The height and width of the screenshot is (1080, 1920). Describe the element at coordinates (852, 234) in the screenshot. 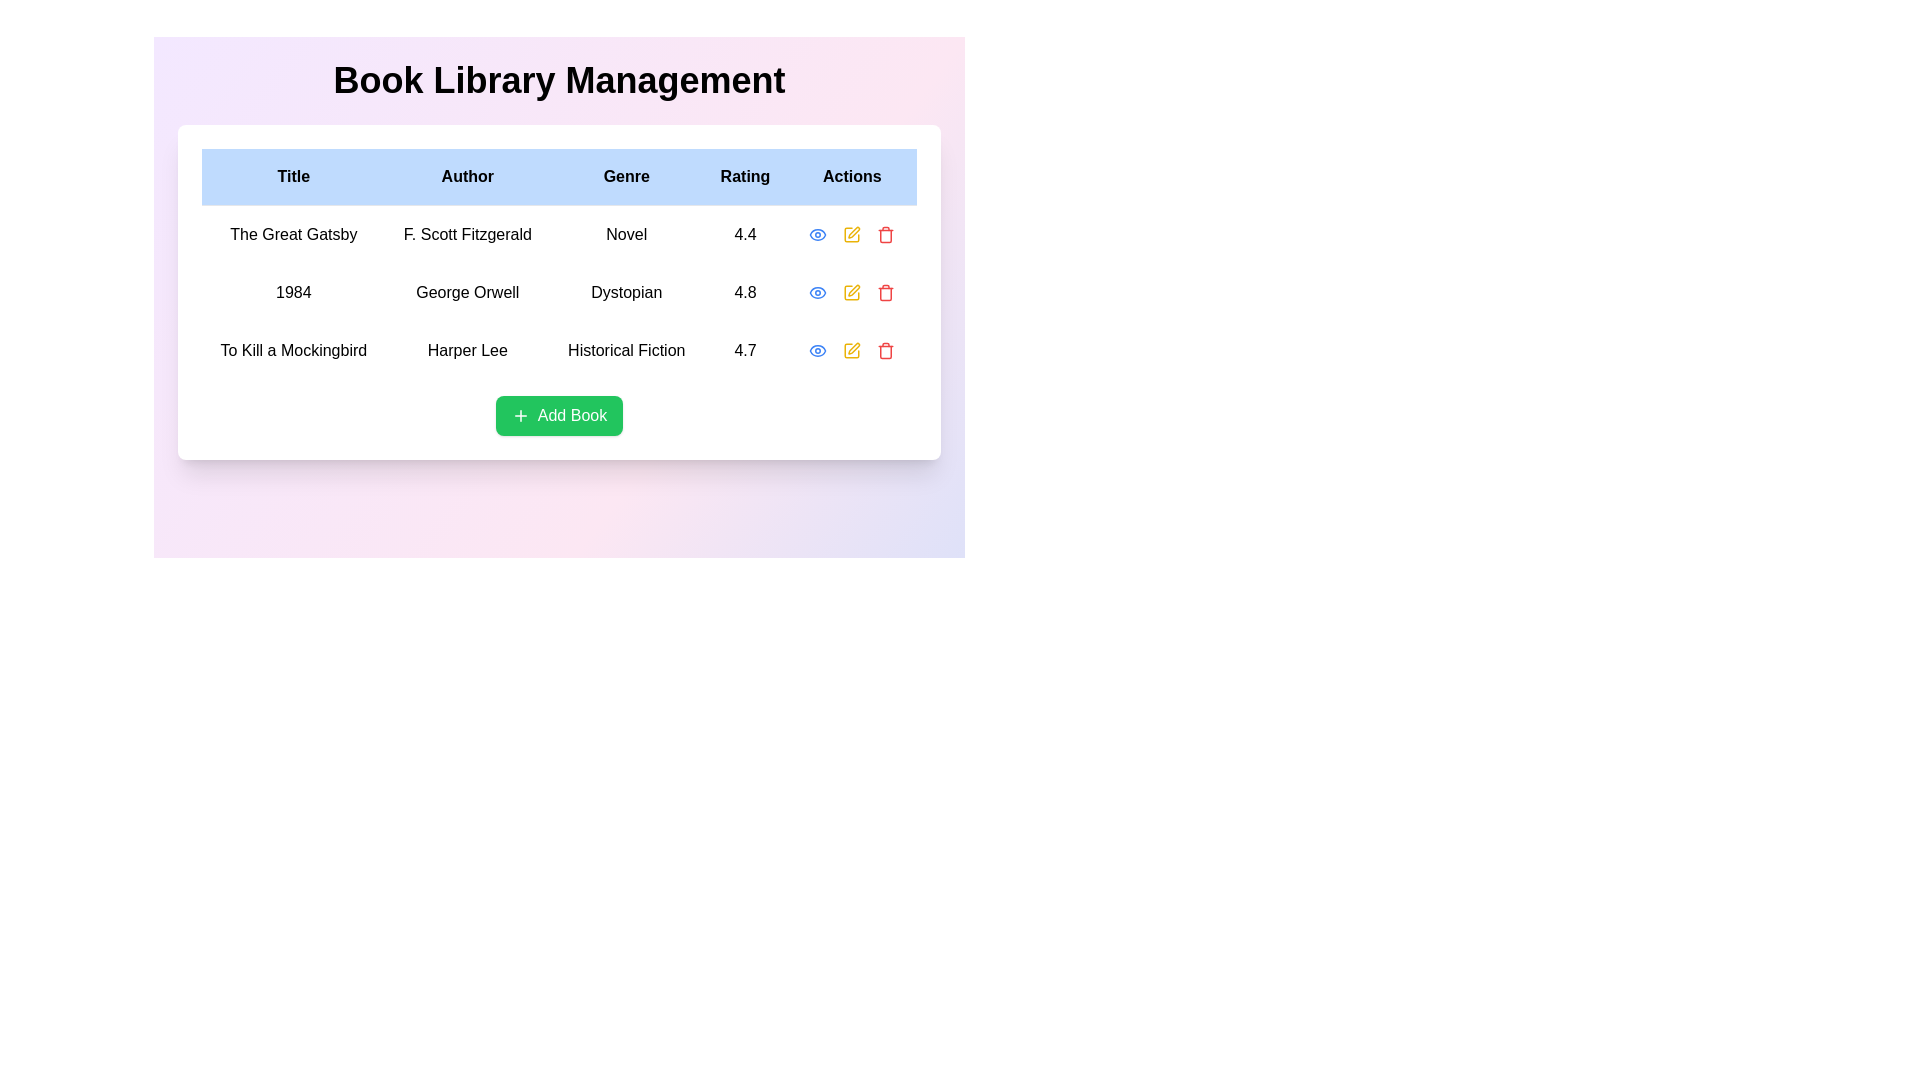

I see `the Edit Action icon located in the Actions column of the table row for the book titled '1984'` at that location.